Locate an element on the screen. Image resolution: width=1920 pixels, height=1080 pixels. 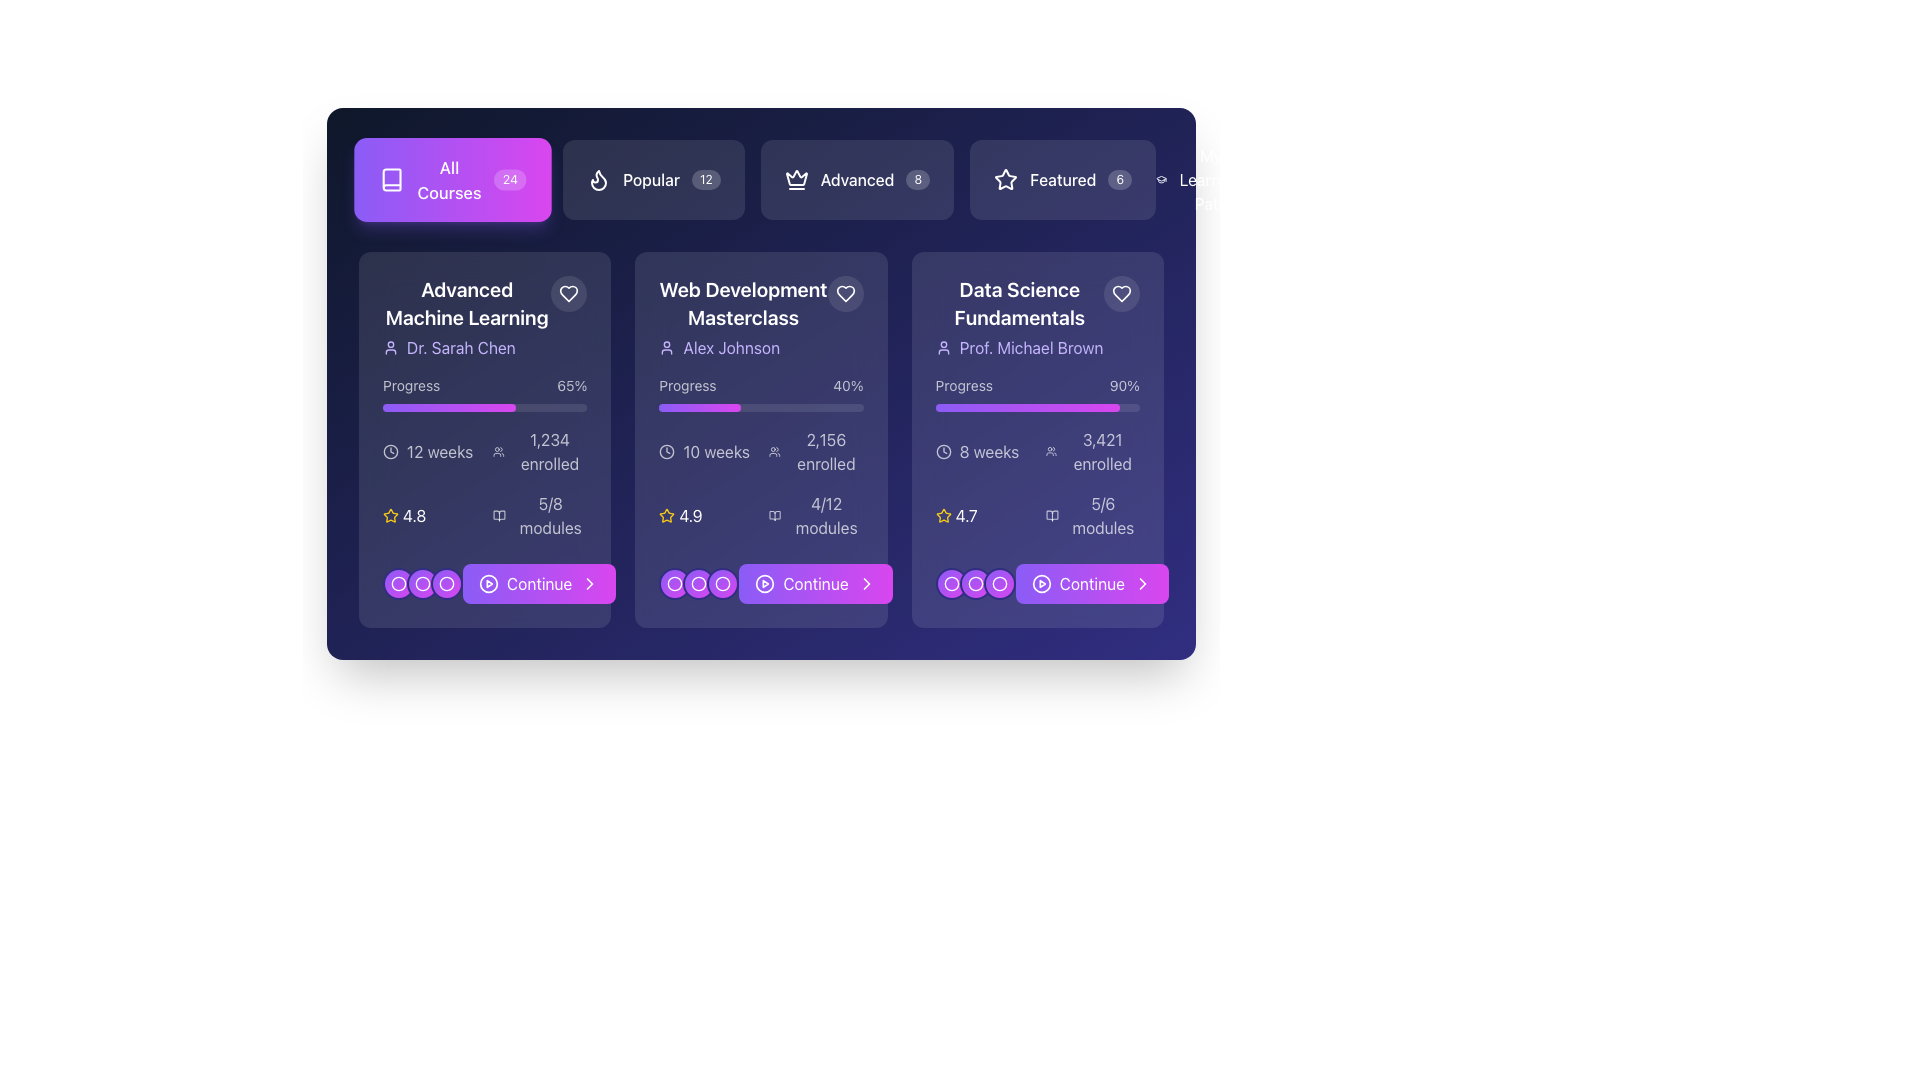
the circular indicator element located at the bottom of the Web Development Masterclass course card, which serves as a navigation indicator is located at coordinates (675, 583).